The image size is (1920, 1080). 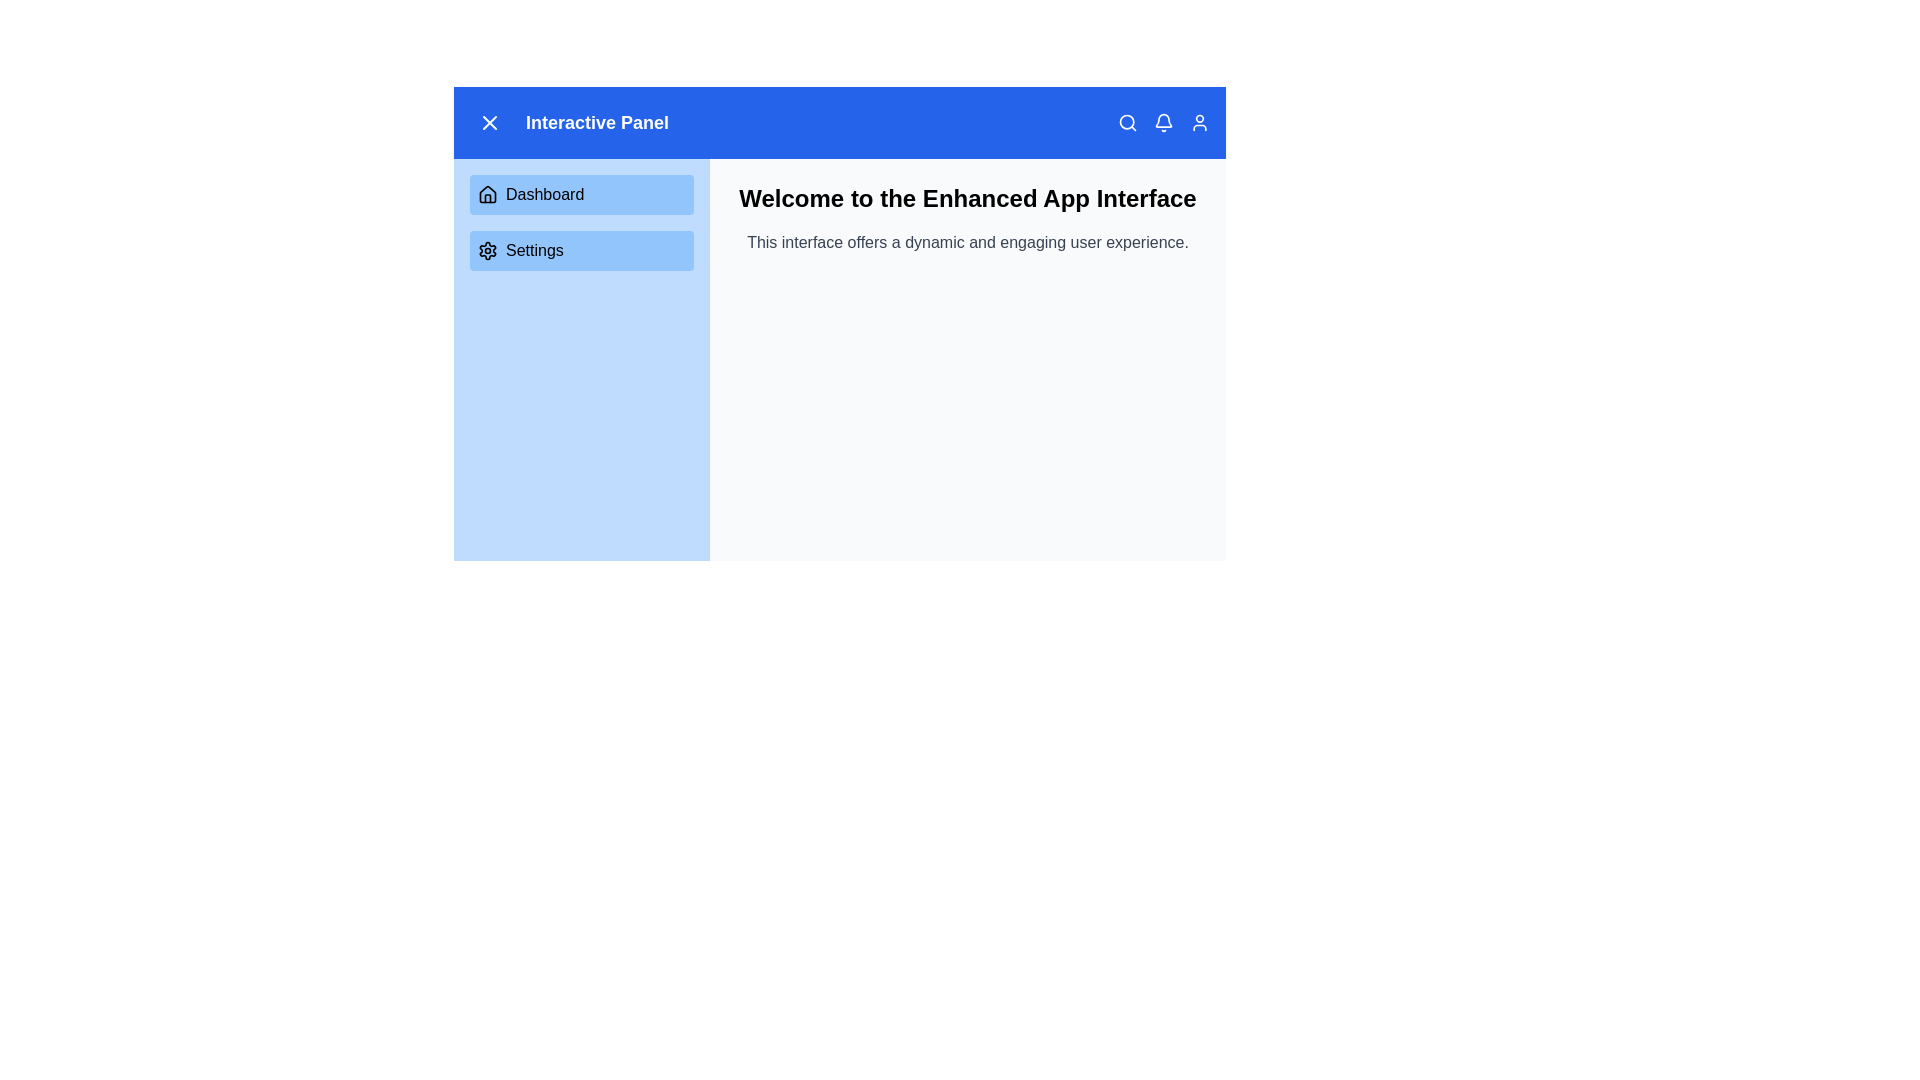 What do you see at coordinates (534, 249) in the screenshot?
I see `the descriptive label for the 'Settings' button located in the navigation panel on the left side of the interface, positioned to the right of a cogwheel icon` at bounding box center [534, 249].